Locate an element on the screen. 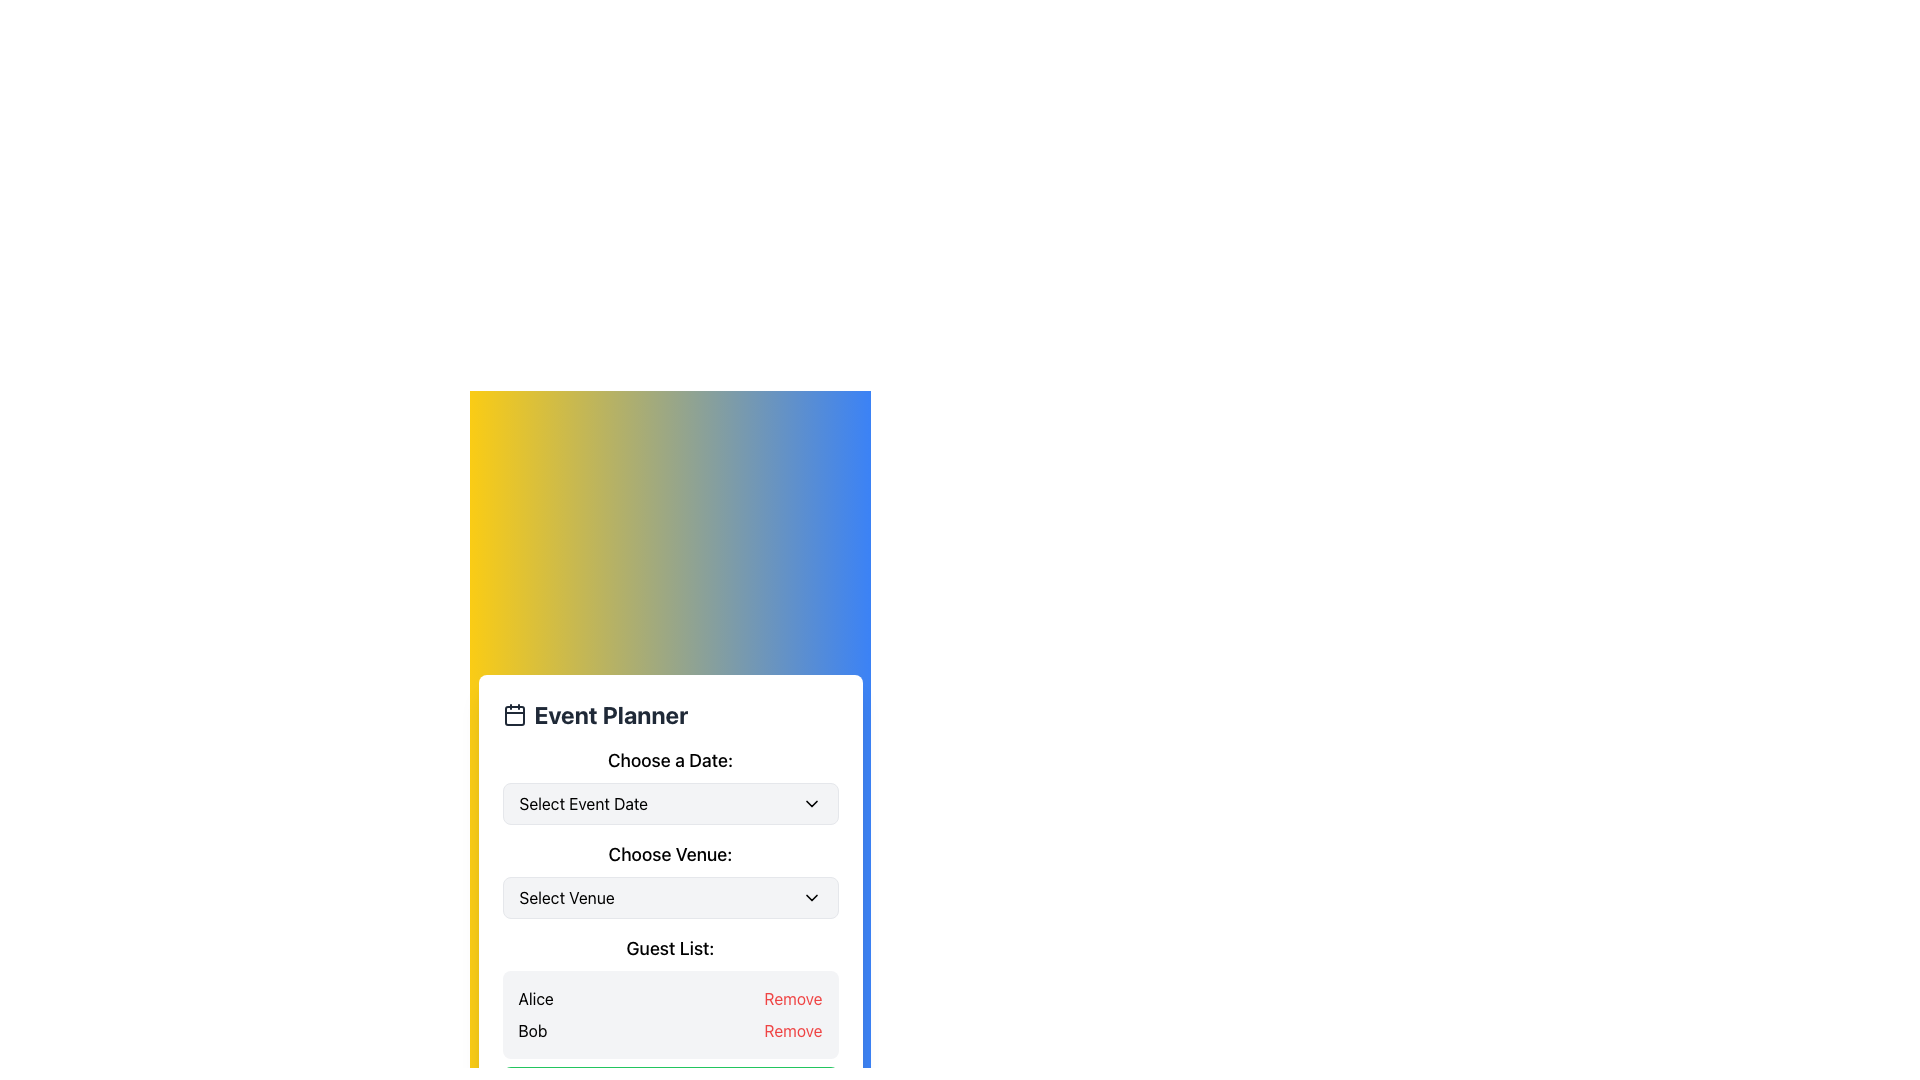  the text label displaying the name 'Bob', which is the second entry in the guest list under the 'Guest List:' heading in the 'Event Planner' panel is located at coordinates (532, 1030).